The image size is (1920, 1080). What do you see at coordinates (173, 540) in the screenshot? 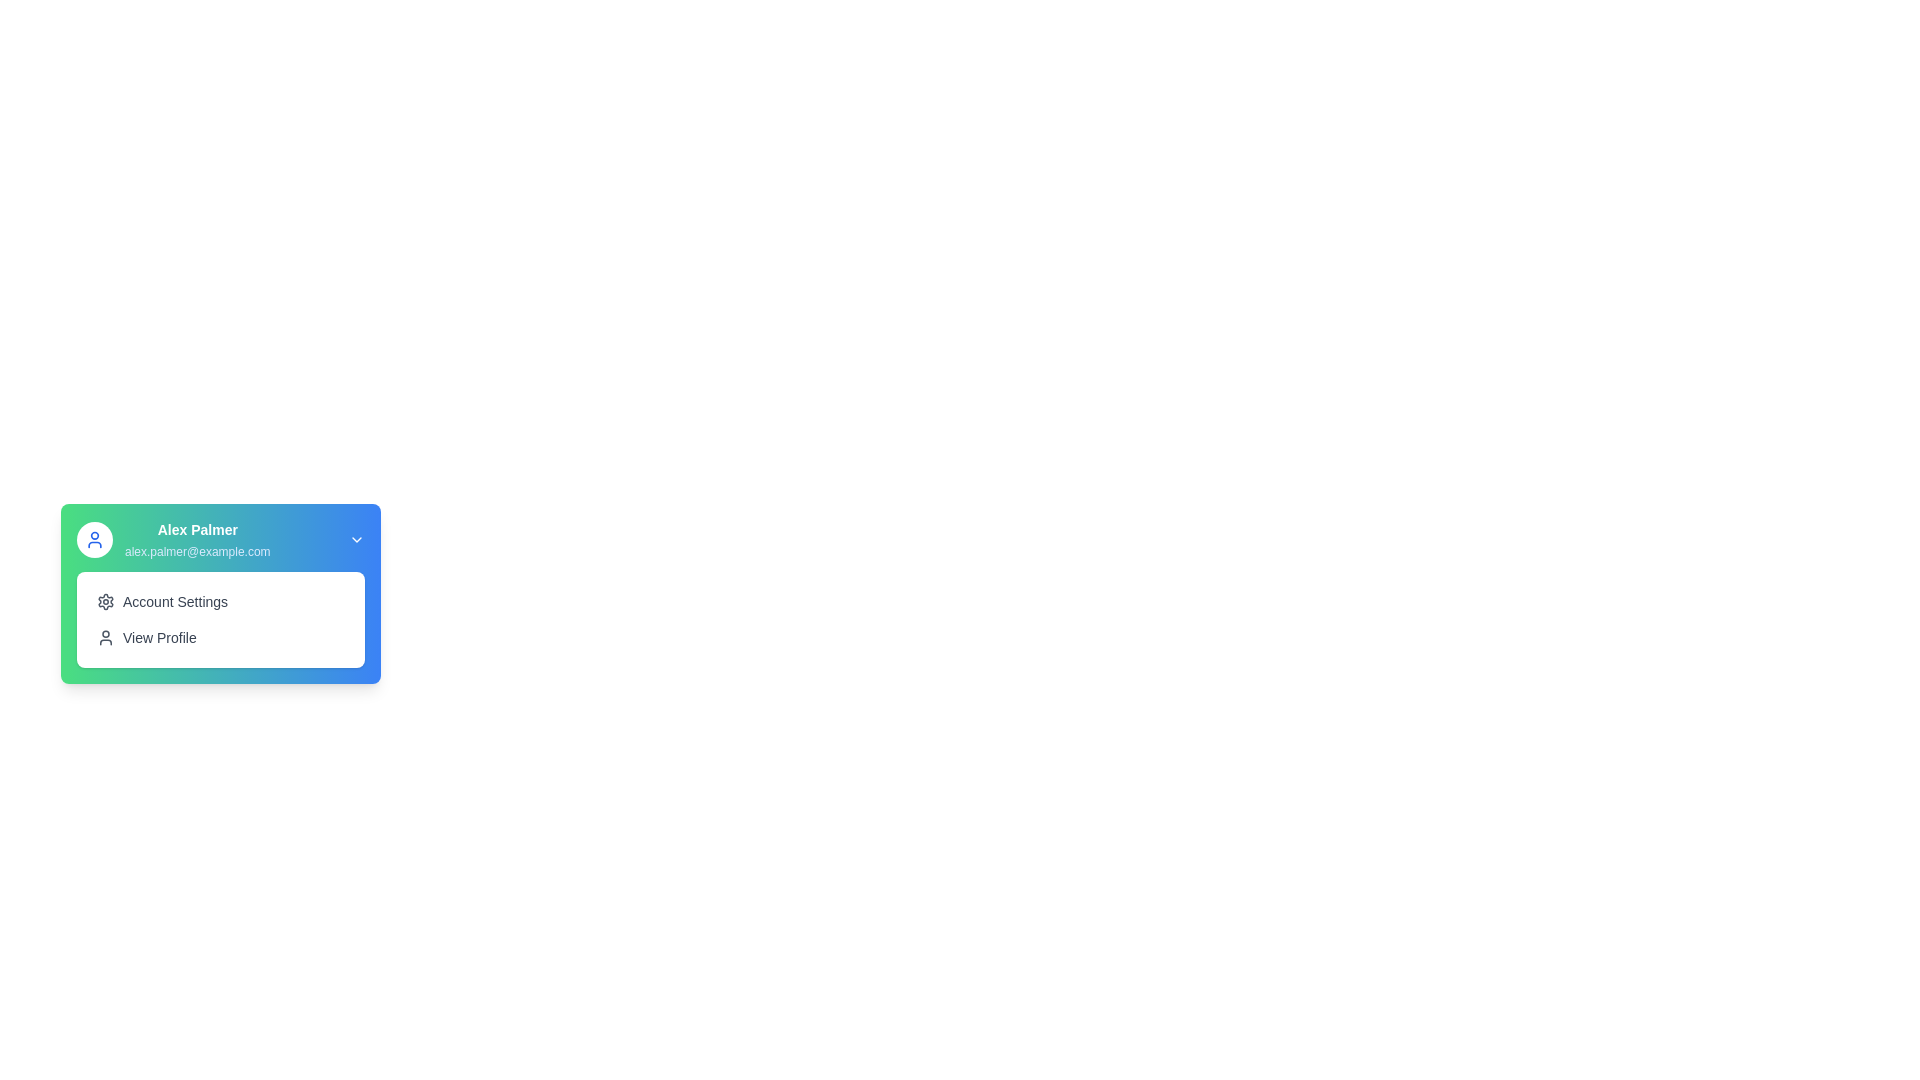
I see `the Profile display component located at the upper portion of the card` at bounding box center [173, 540].